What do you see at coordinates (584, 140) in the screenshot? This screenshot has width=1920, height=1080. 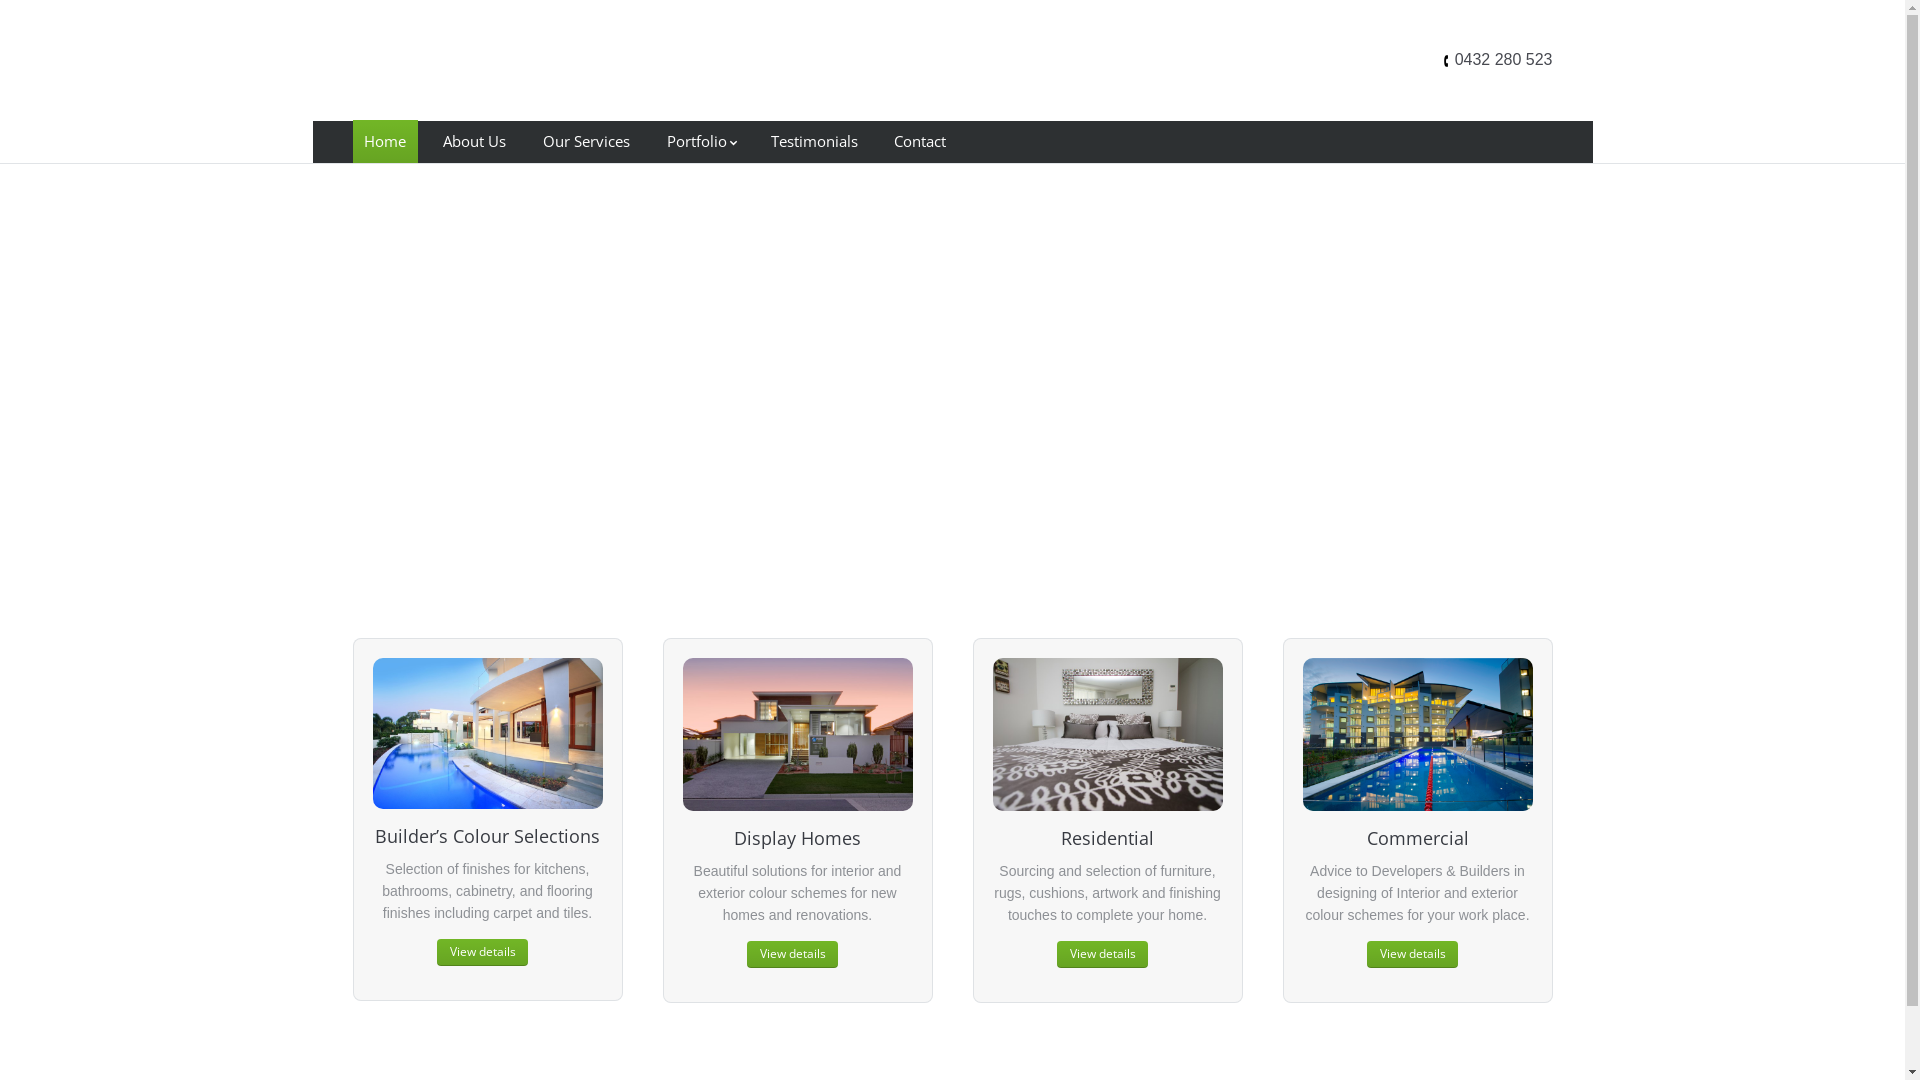 I see `'Our Services'` at bounding box center [584, 140].